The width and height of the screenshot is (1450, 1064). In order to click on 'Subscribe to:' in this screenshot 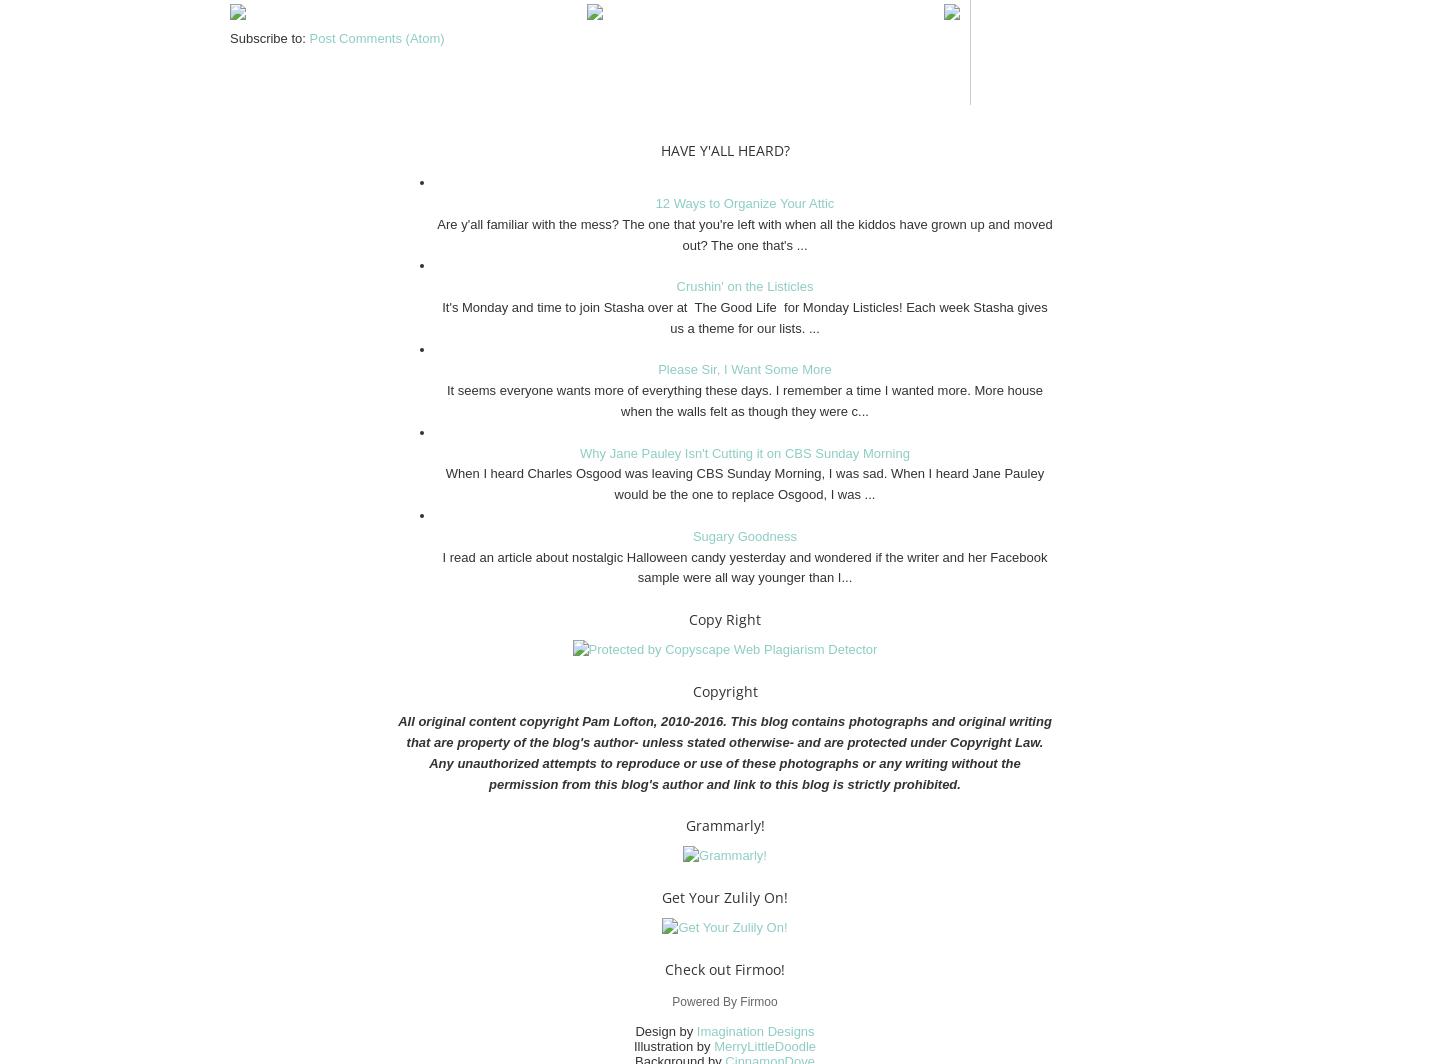, I will do `click(269, 38)`.